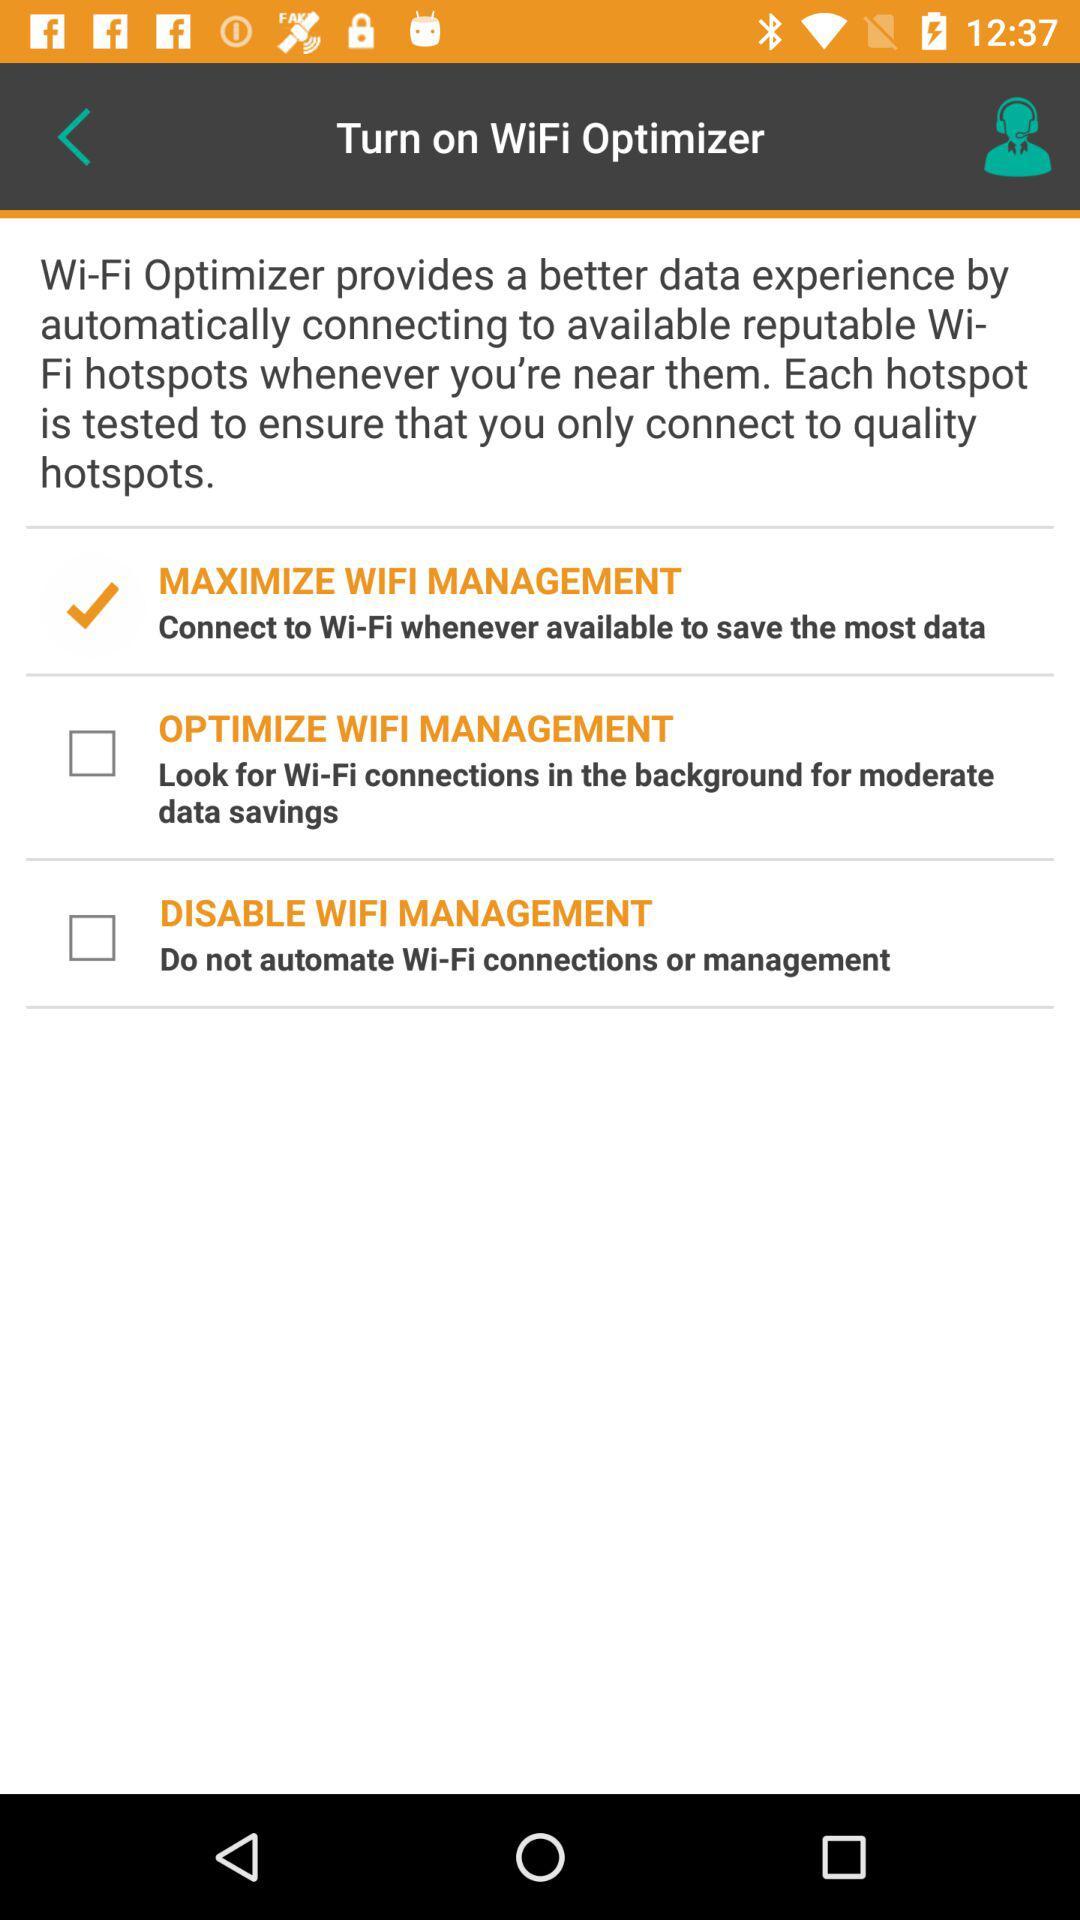 The width and height of the screenshot is (1080, 1920). What do you see at coordinates (1017, 135) in the screenshot?
I see `icon to the right of the turn on wifi` at bounding box center [1017, 135].